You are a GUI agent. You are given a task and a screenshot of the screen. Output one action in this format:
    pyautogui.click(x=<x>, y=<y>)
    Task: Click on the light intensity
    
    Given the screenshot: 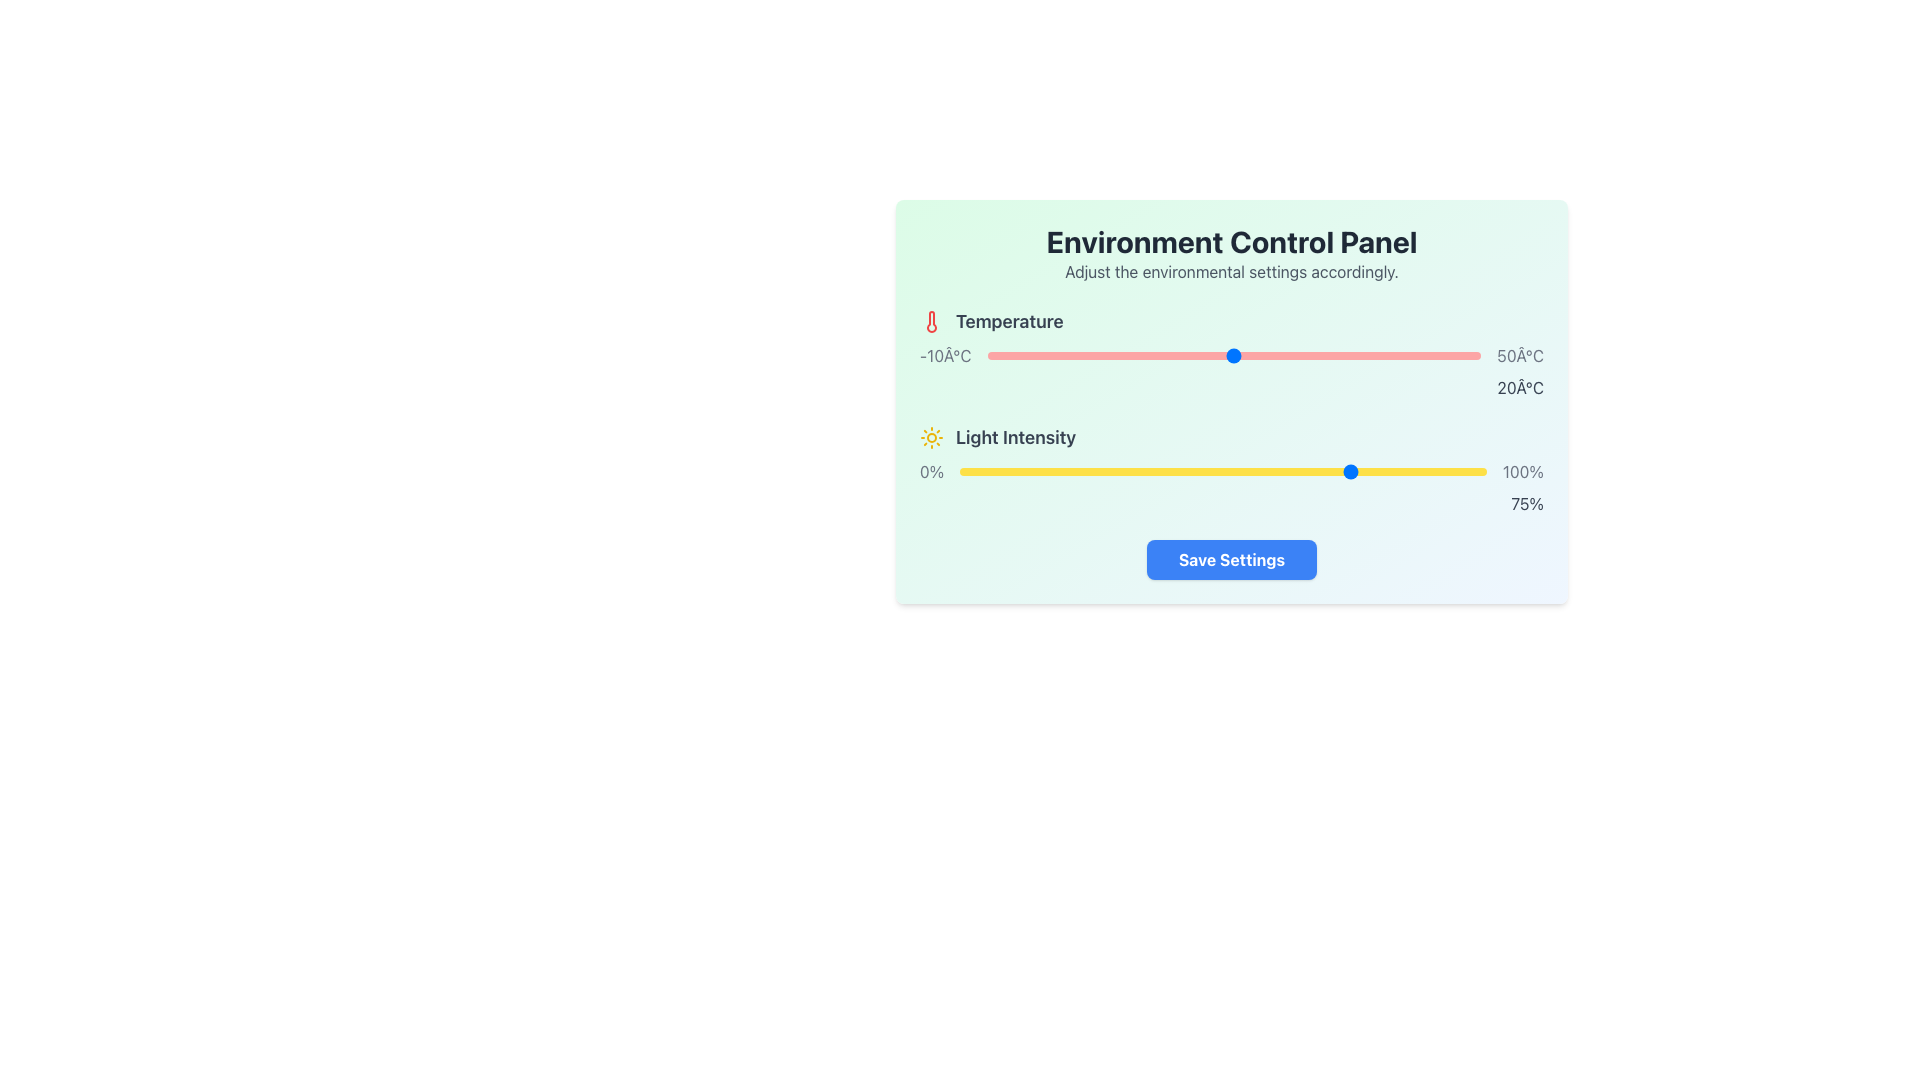 What is the action you would take?
    pyautogui.click(x=1355, y=471)
    